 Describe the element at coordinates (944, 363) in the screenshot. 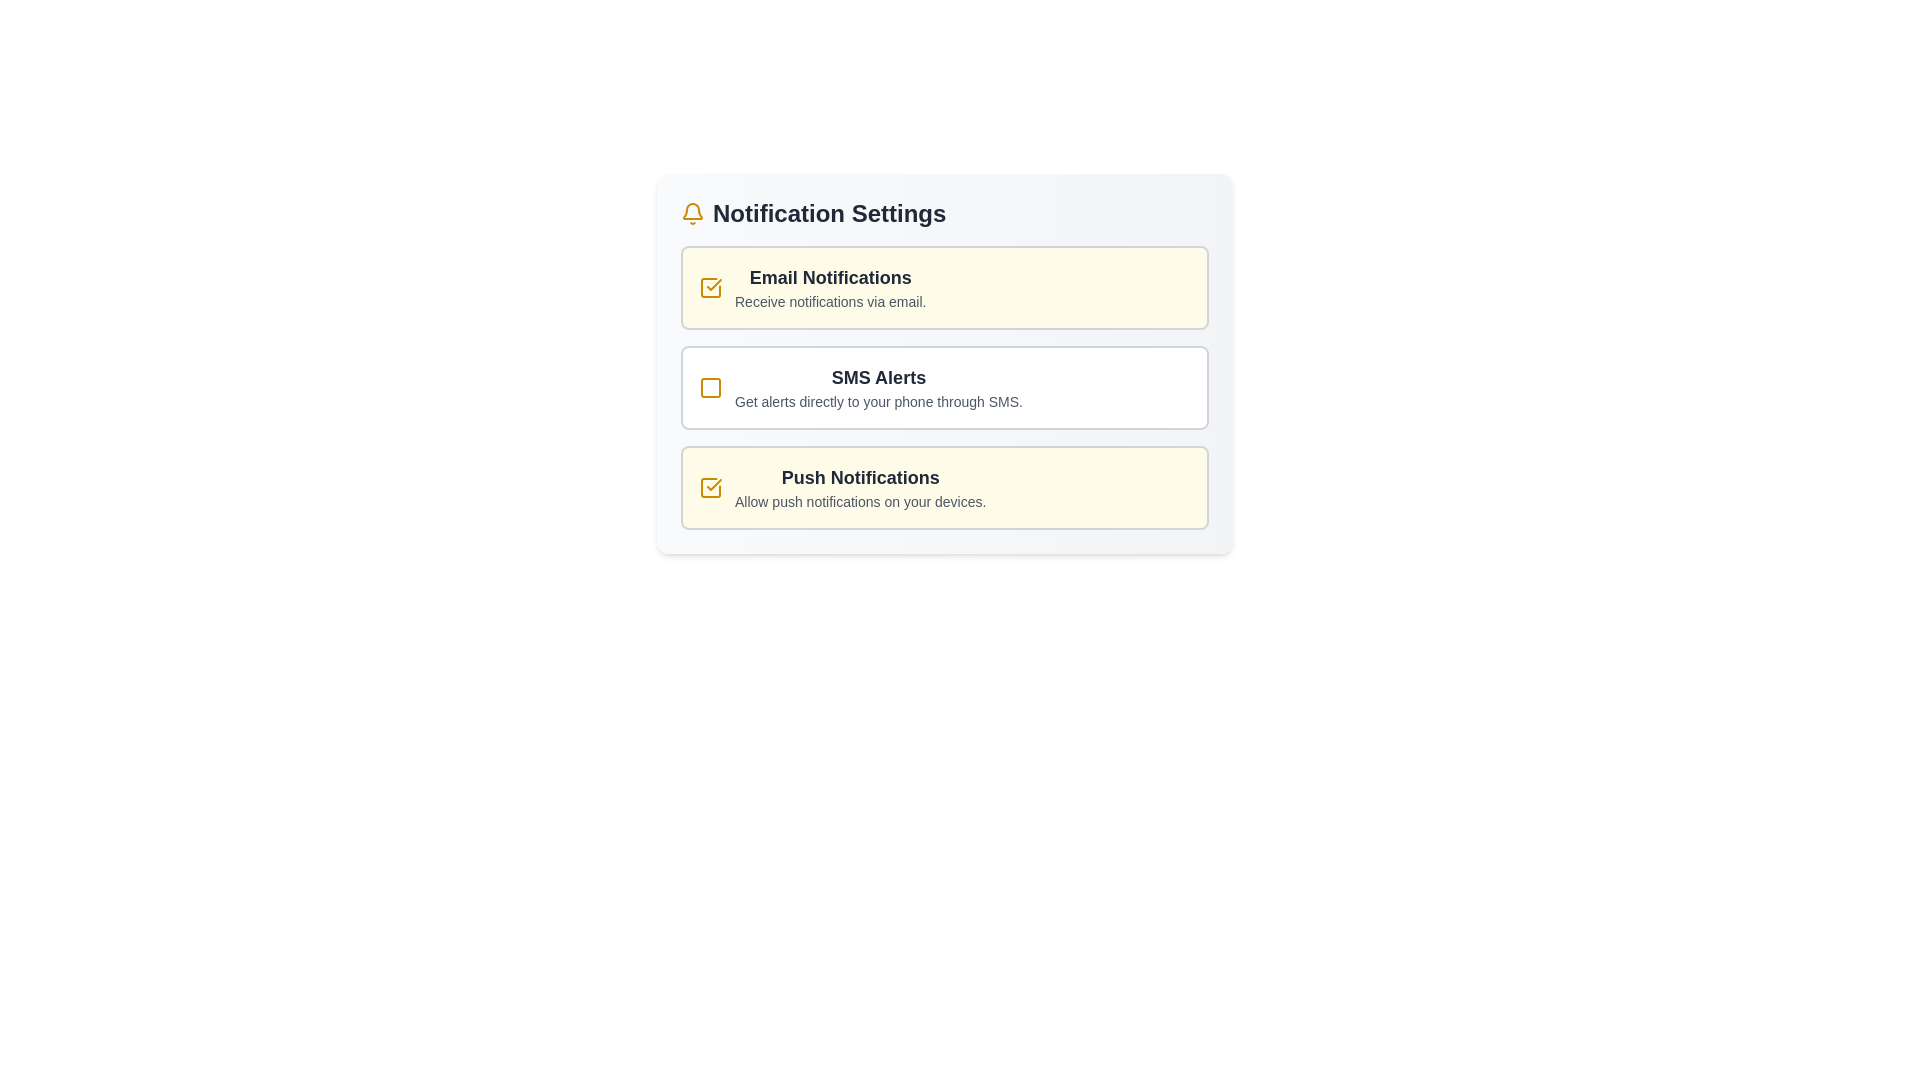

I see `the 'SMS Alerts' interactive card with a checkbox` at that location.